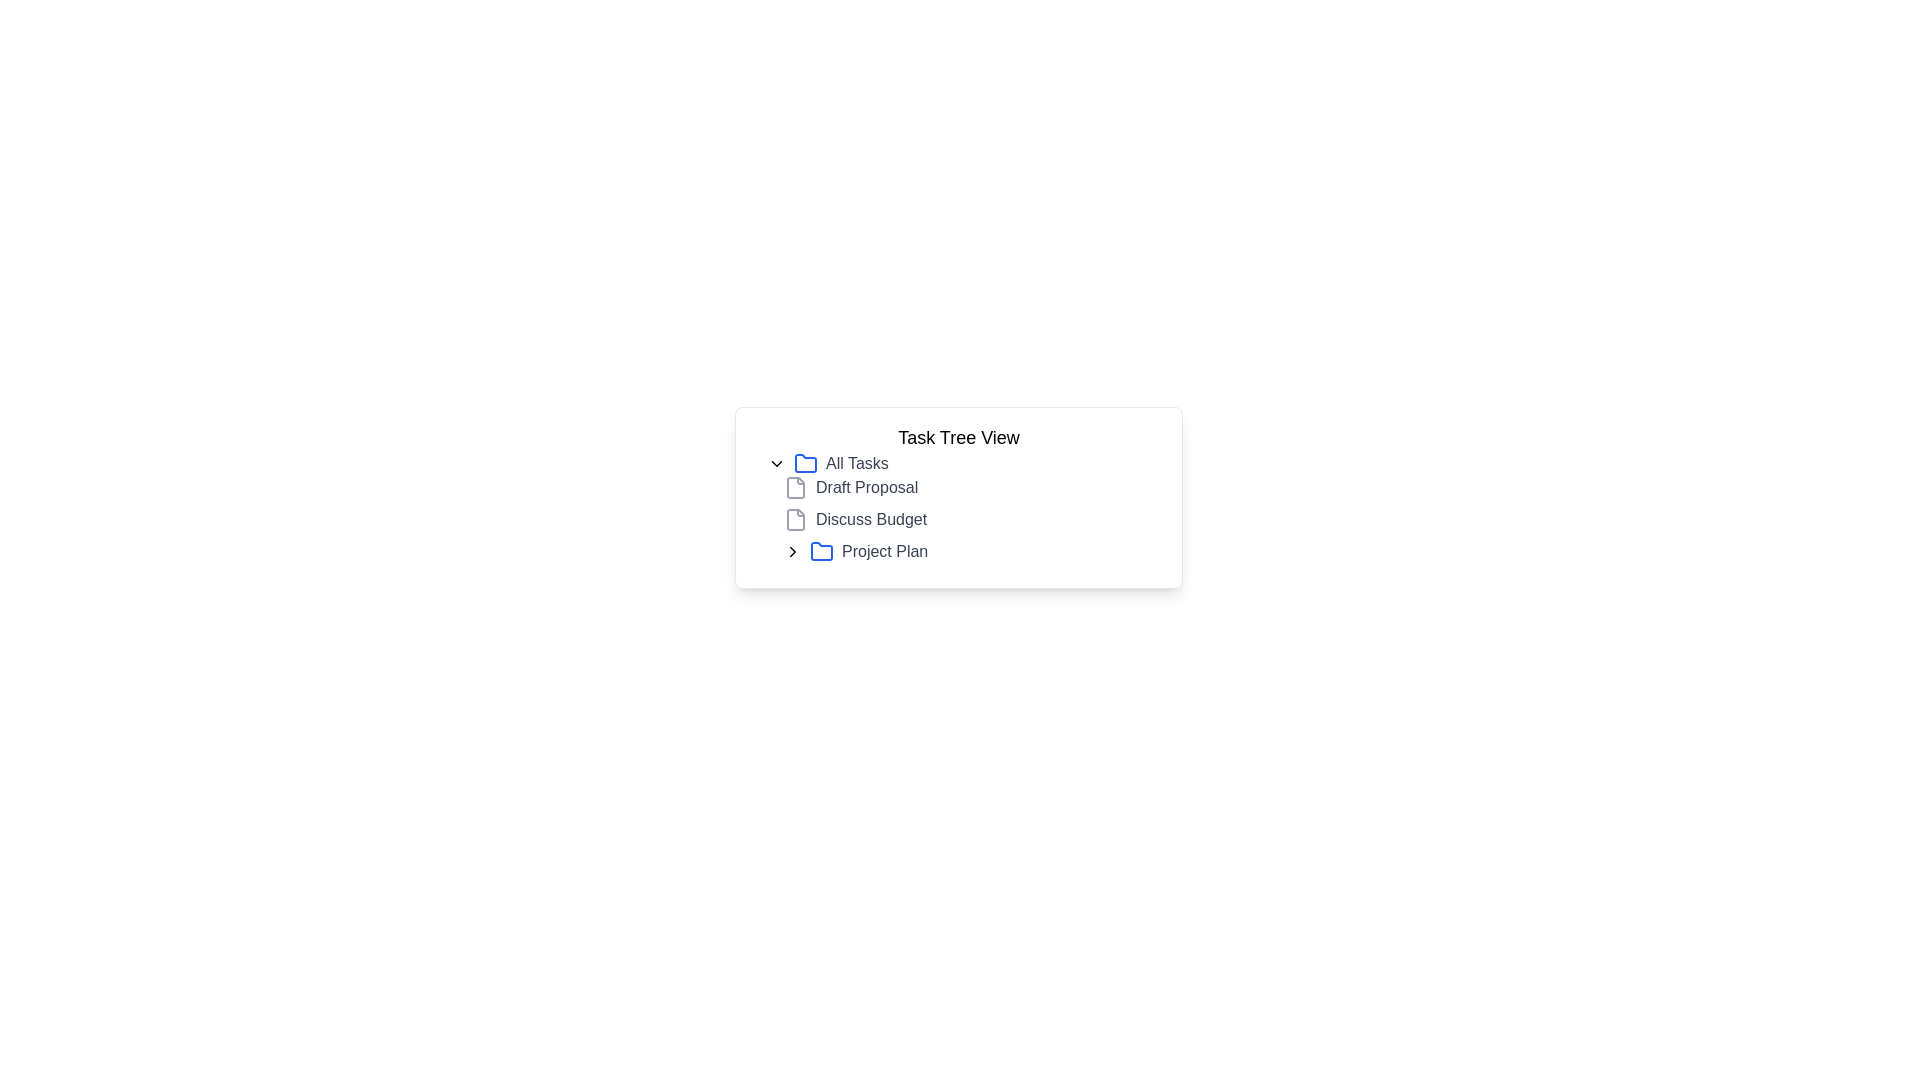 This screenshot has height=1080, width=1920. I want to click on the chevron button located to the left of the 'Project Plan' text, so click(791, 551).